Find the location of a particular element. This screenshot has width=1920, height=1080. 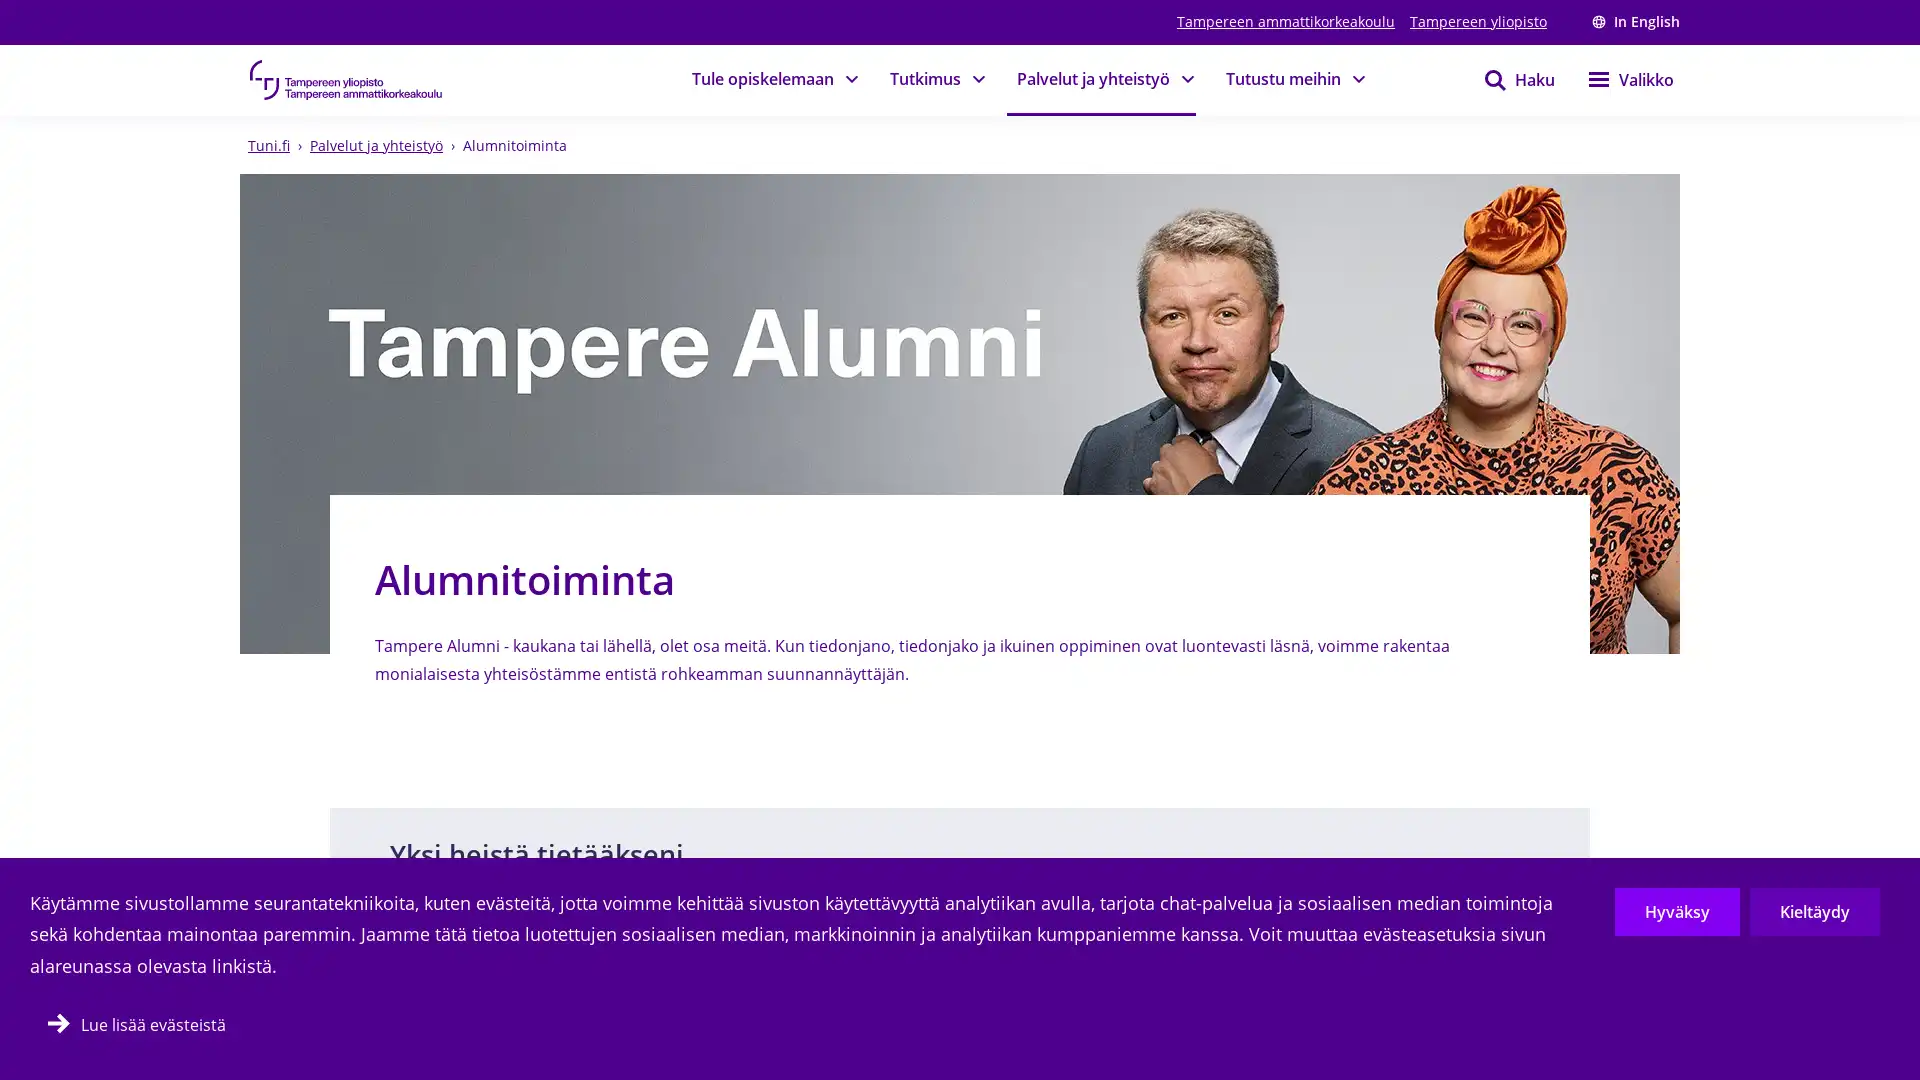

Kieltaydy is located at coordinates (1814, 910).